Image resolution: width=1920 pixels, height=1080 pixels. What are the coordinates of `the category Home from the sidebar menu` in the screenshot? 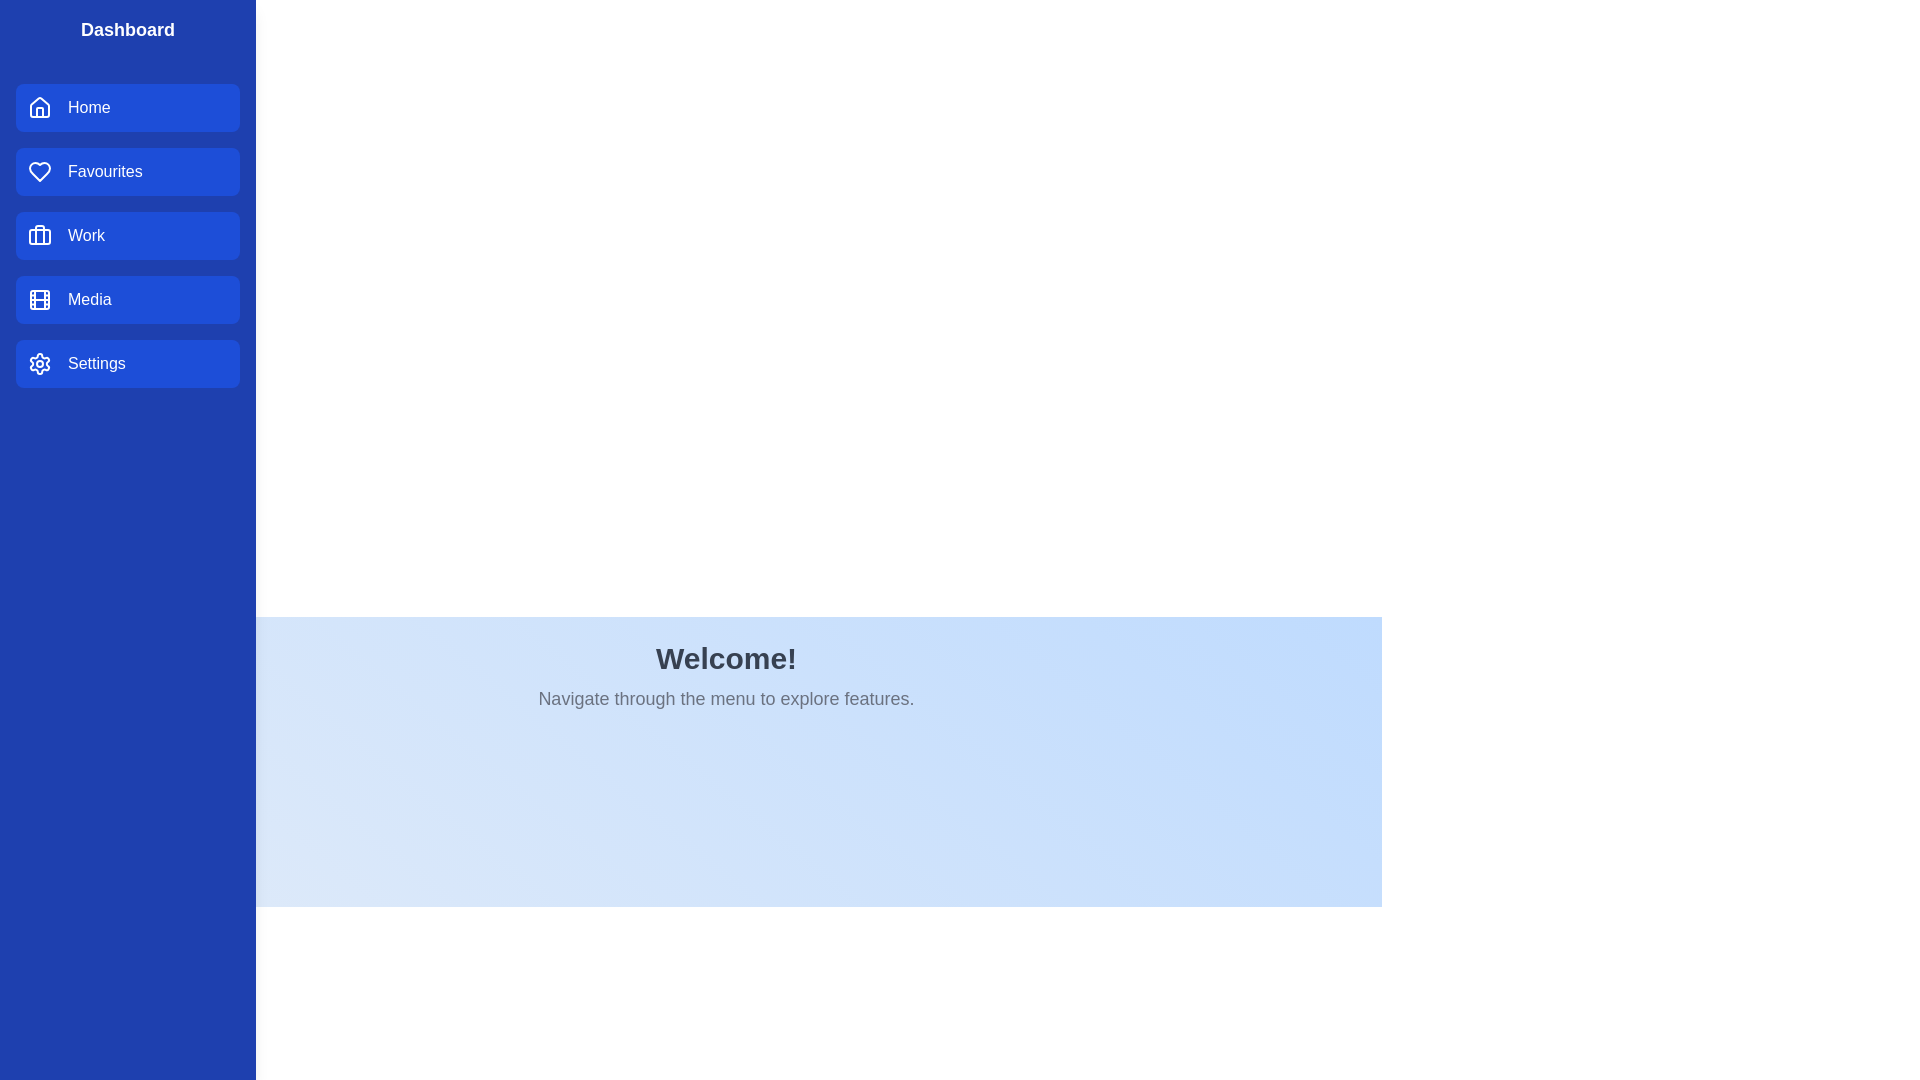 It's located at (127, 108).